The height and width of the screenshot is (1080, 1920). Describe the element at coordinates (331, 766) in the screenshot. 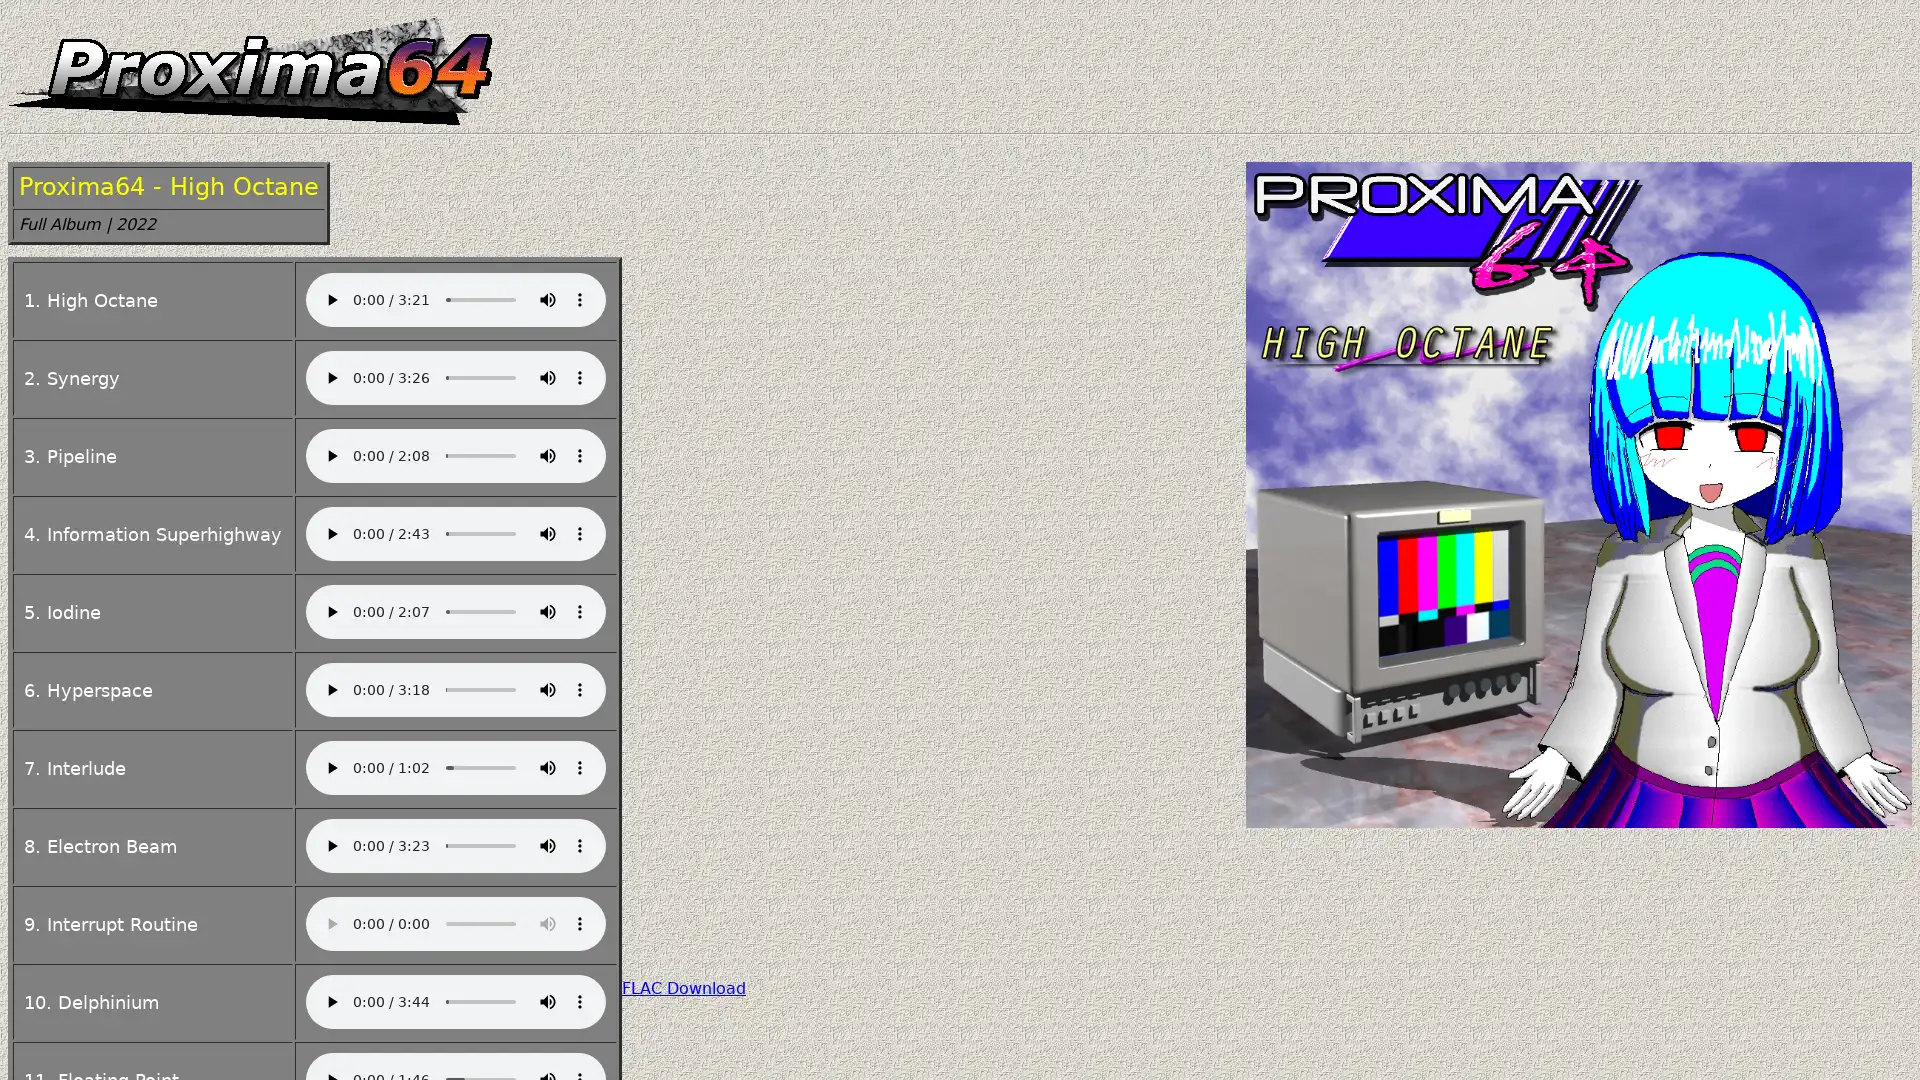

I see `play` at that location.